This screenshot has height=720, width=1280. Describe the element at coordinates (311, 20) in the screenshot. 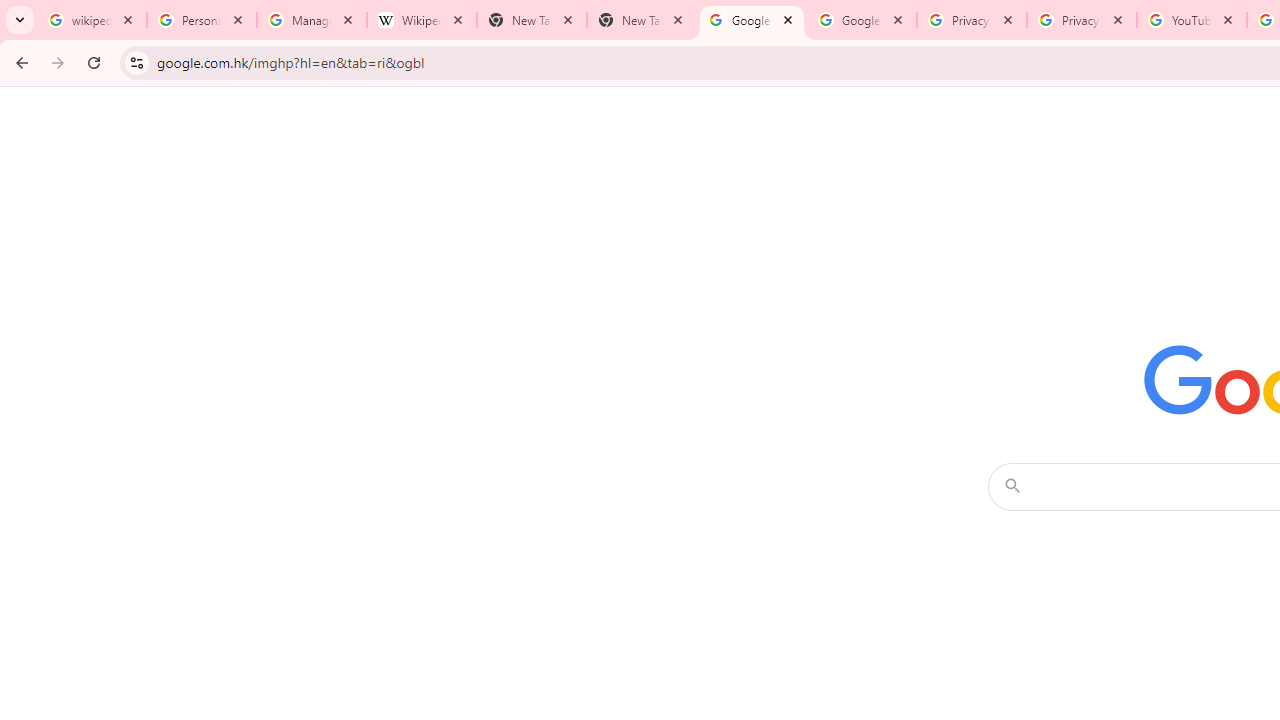

I see `'Manage your Location History - Google Search Help'` at that location.